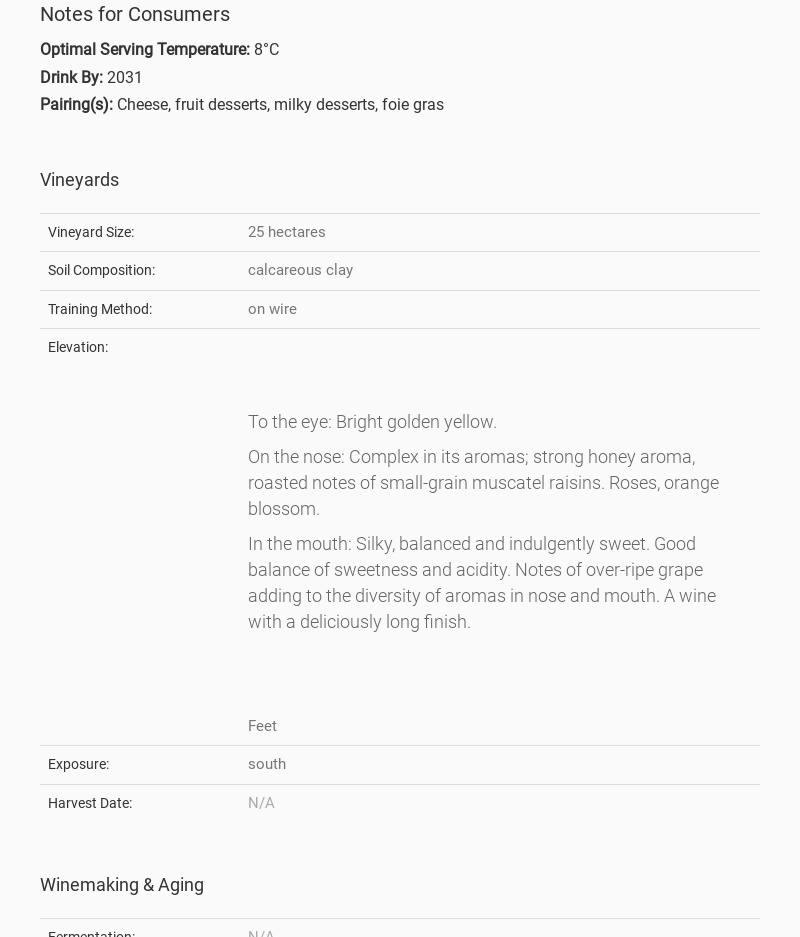  What do you see at coordinates (76, 103) in the screenshot?
I see `'Pairing(s):'` at bounding box center [76, 103].